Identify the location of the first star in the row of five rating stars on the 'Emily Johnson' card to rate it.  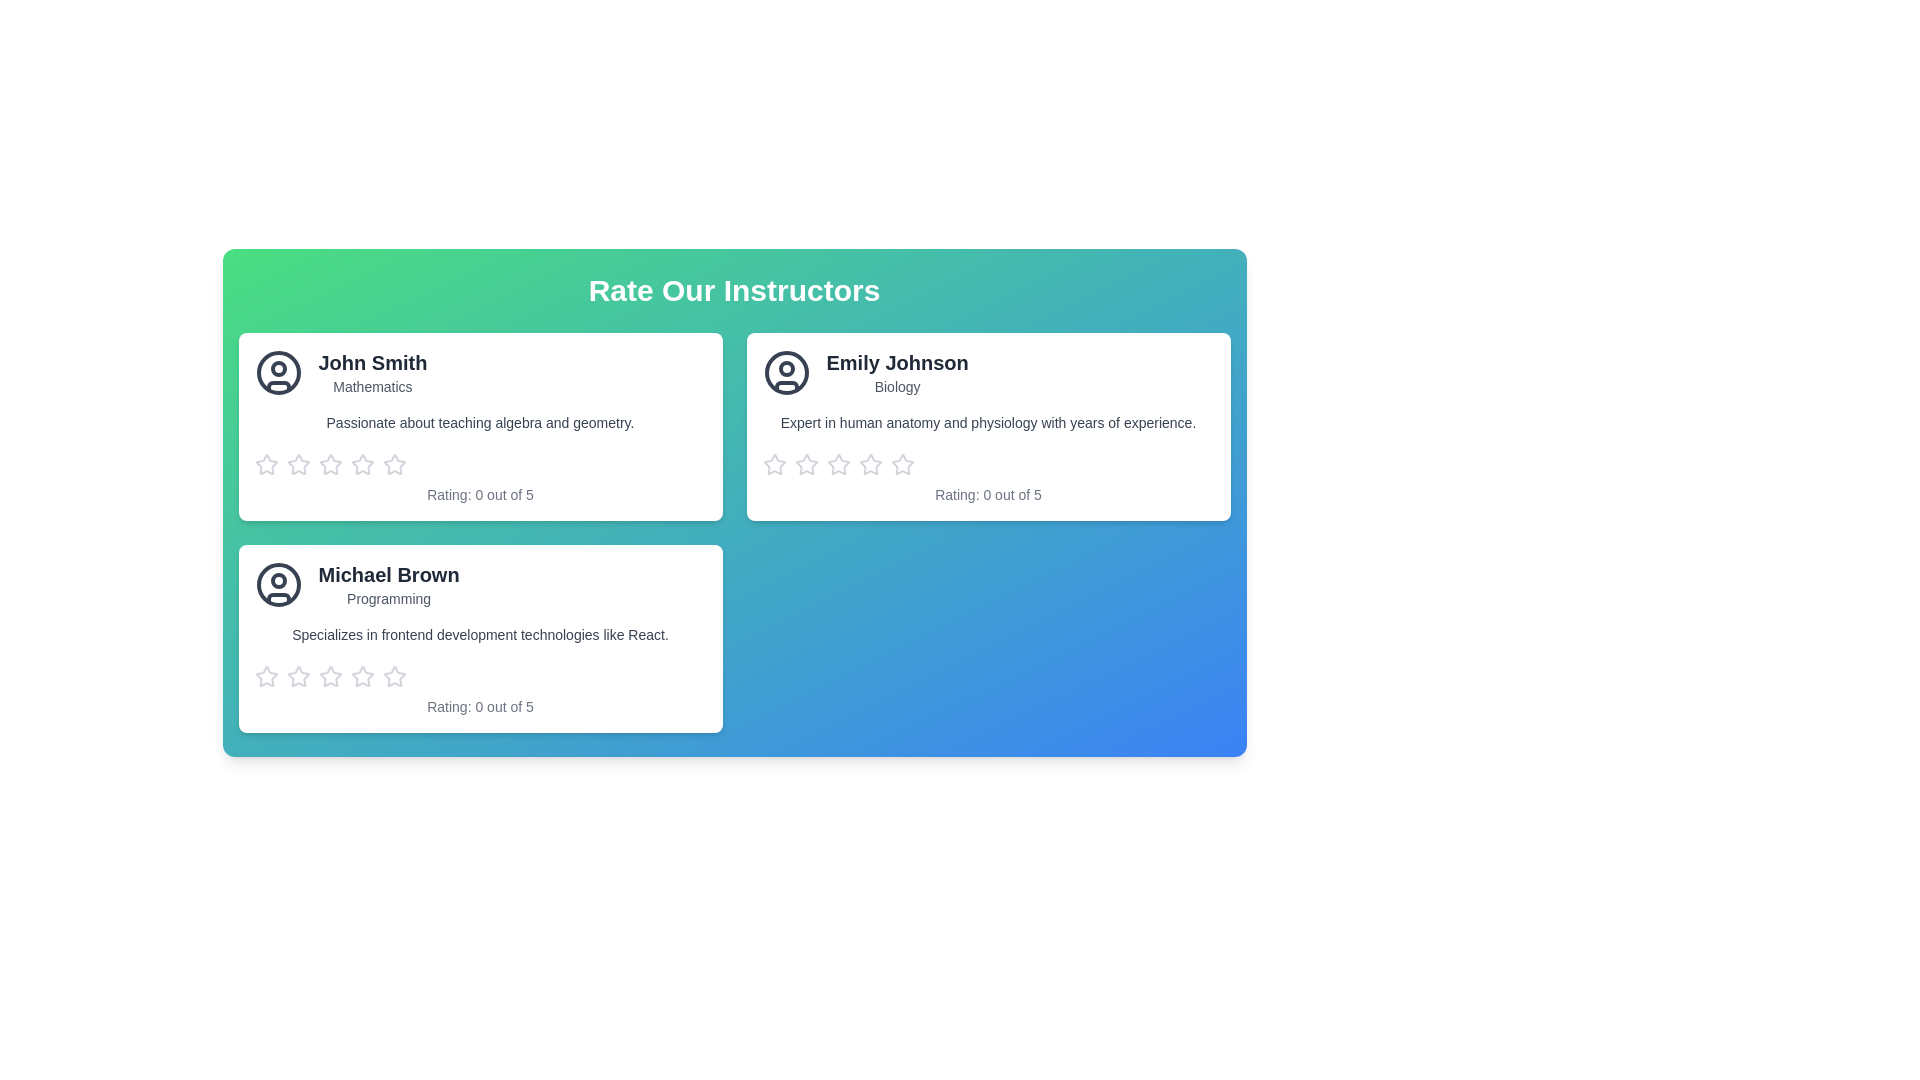
(806, 464).